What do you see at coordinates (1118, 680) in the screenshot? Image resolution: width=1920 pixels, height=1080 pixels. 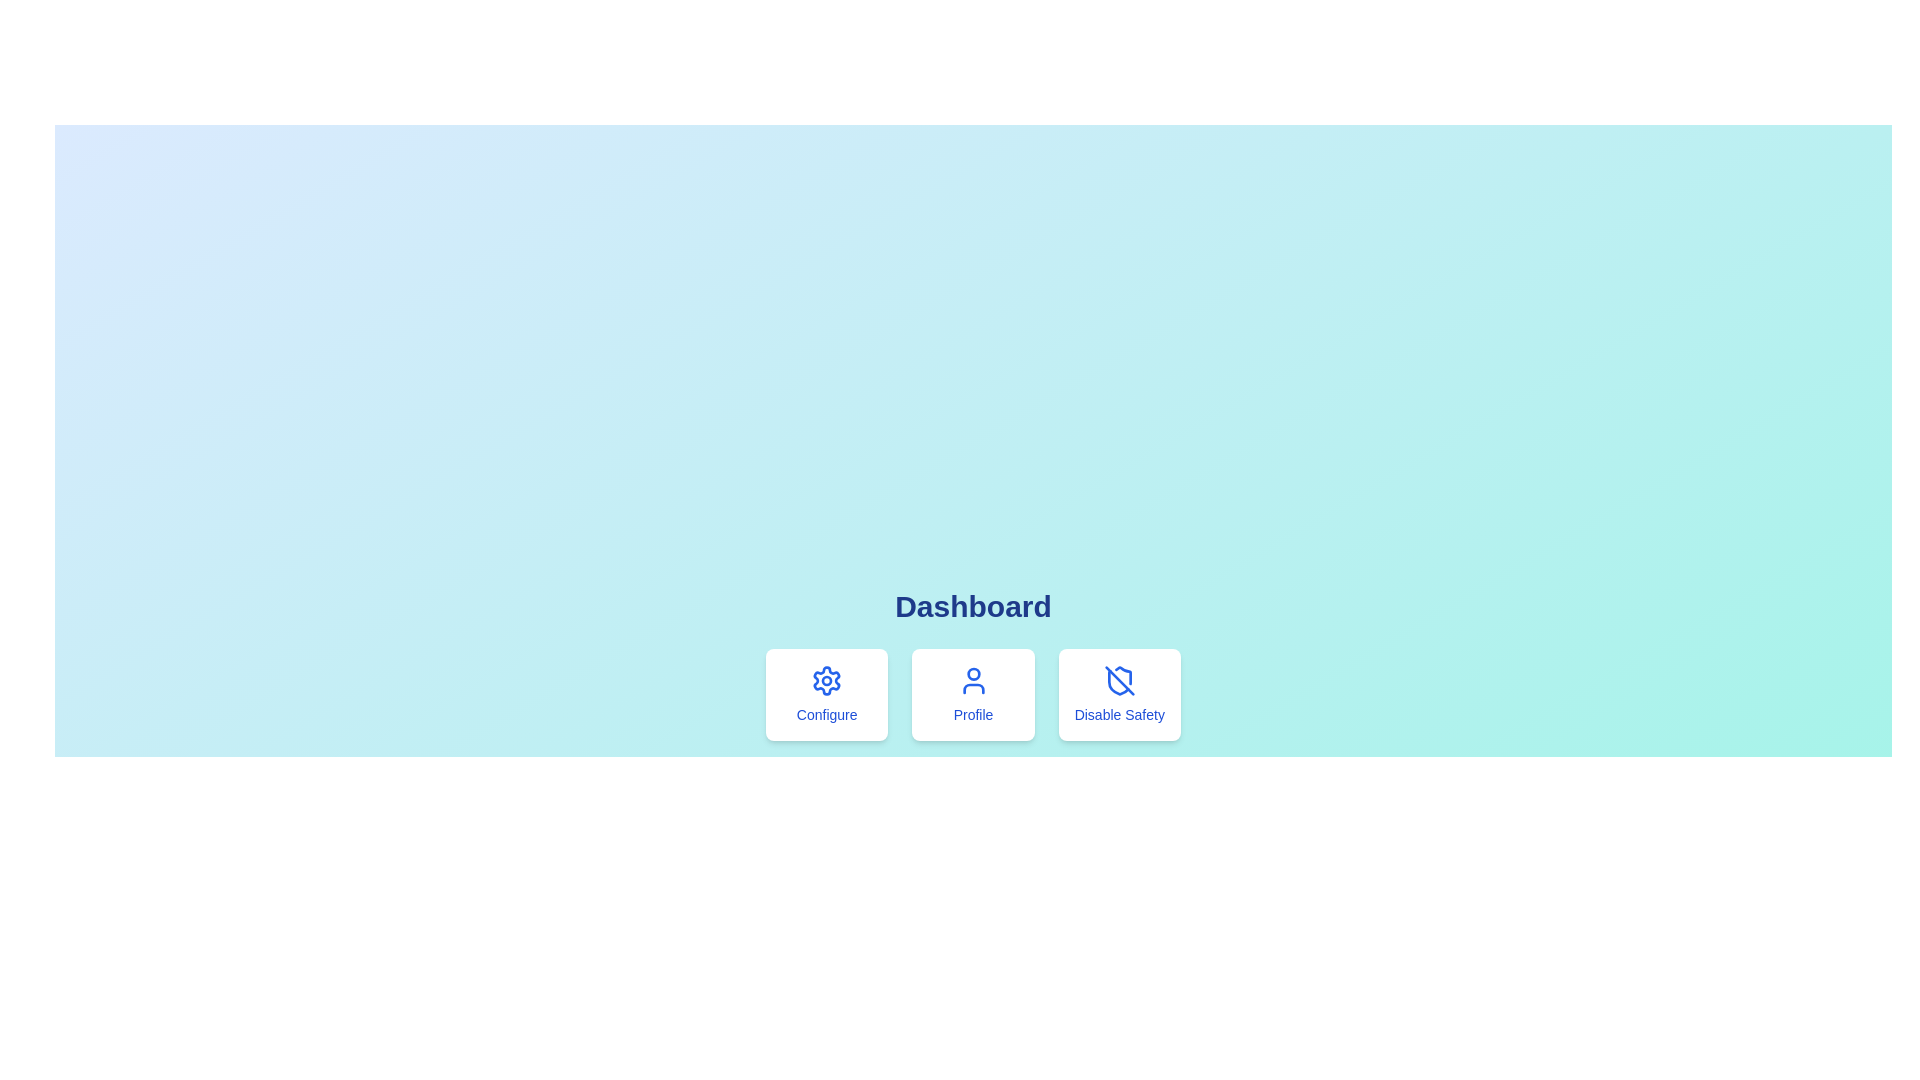 I see `the 'Disable Safety' icon, which is the third card in the row below the 'Dashboard' heading, indicating the action to disable a safety feature` at bounding box center [1118, 680].